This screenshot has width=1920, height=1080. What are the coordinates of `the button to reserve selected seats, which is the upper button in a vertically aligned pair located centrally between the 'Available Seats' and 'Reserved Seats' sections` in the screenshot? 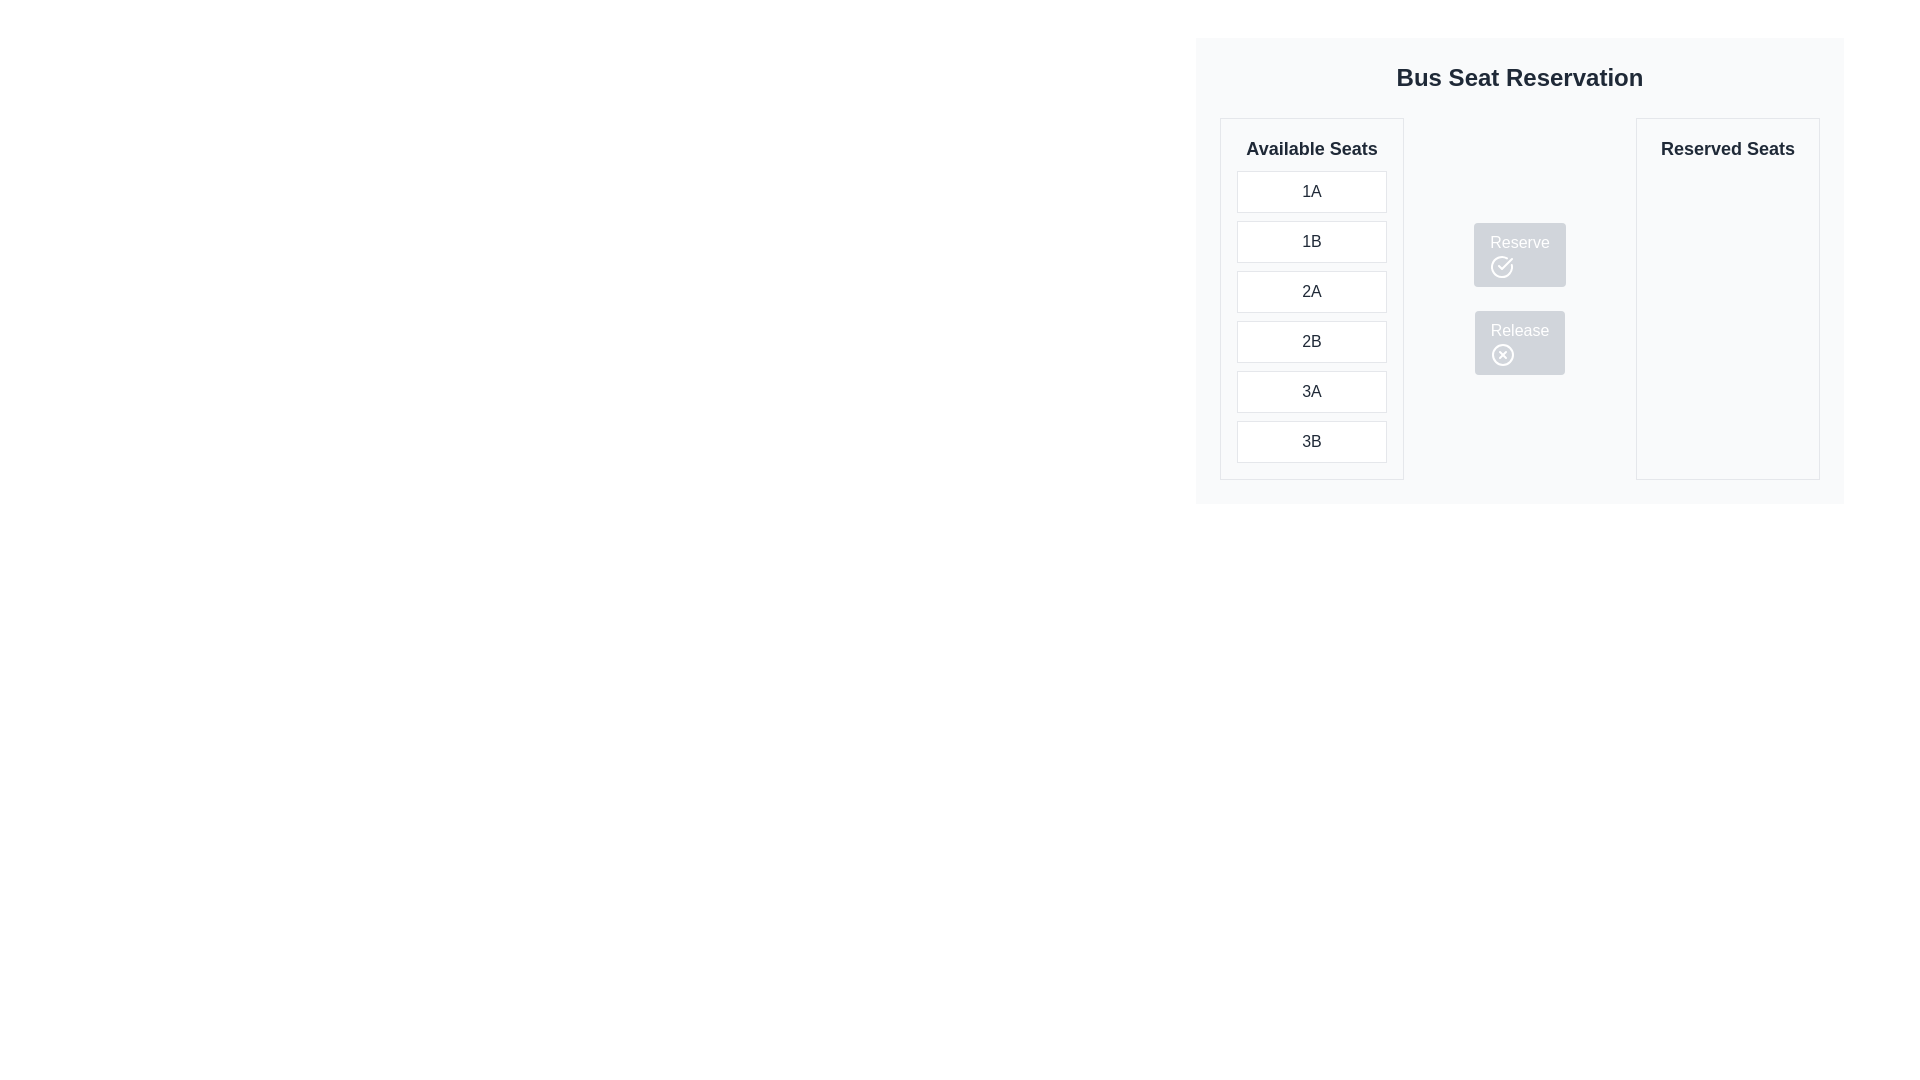 It's located at (1520, 270).